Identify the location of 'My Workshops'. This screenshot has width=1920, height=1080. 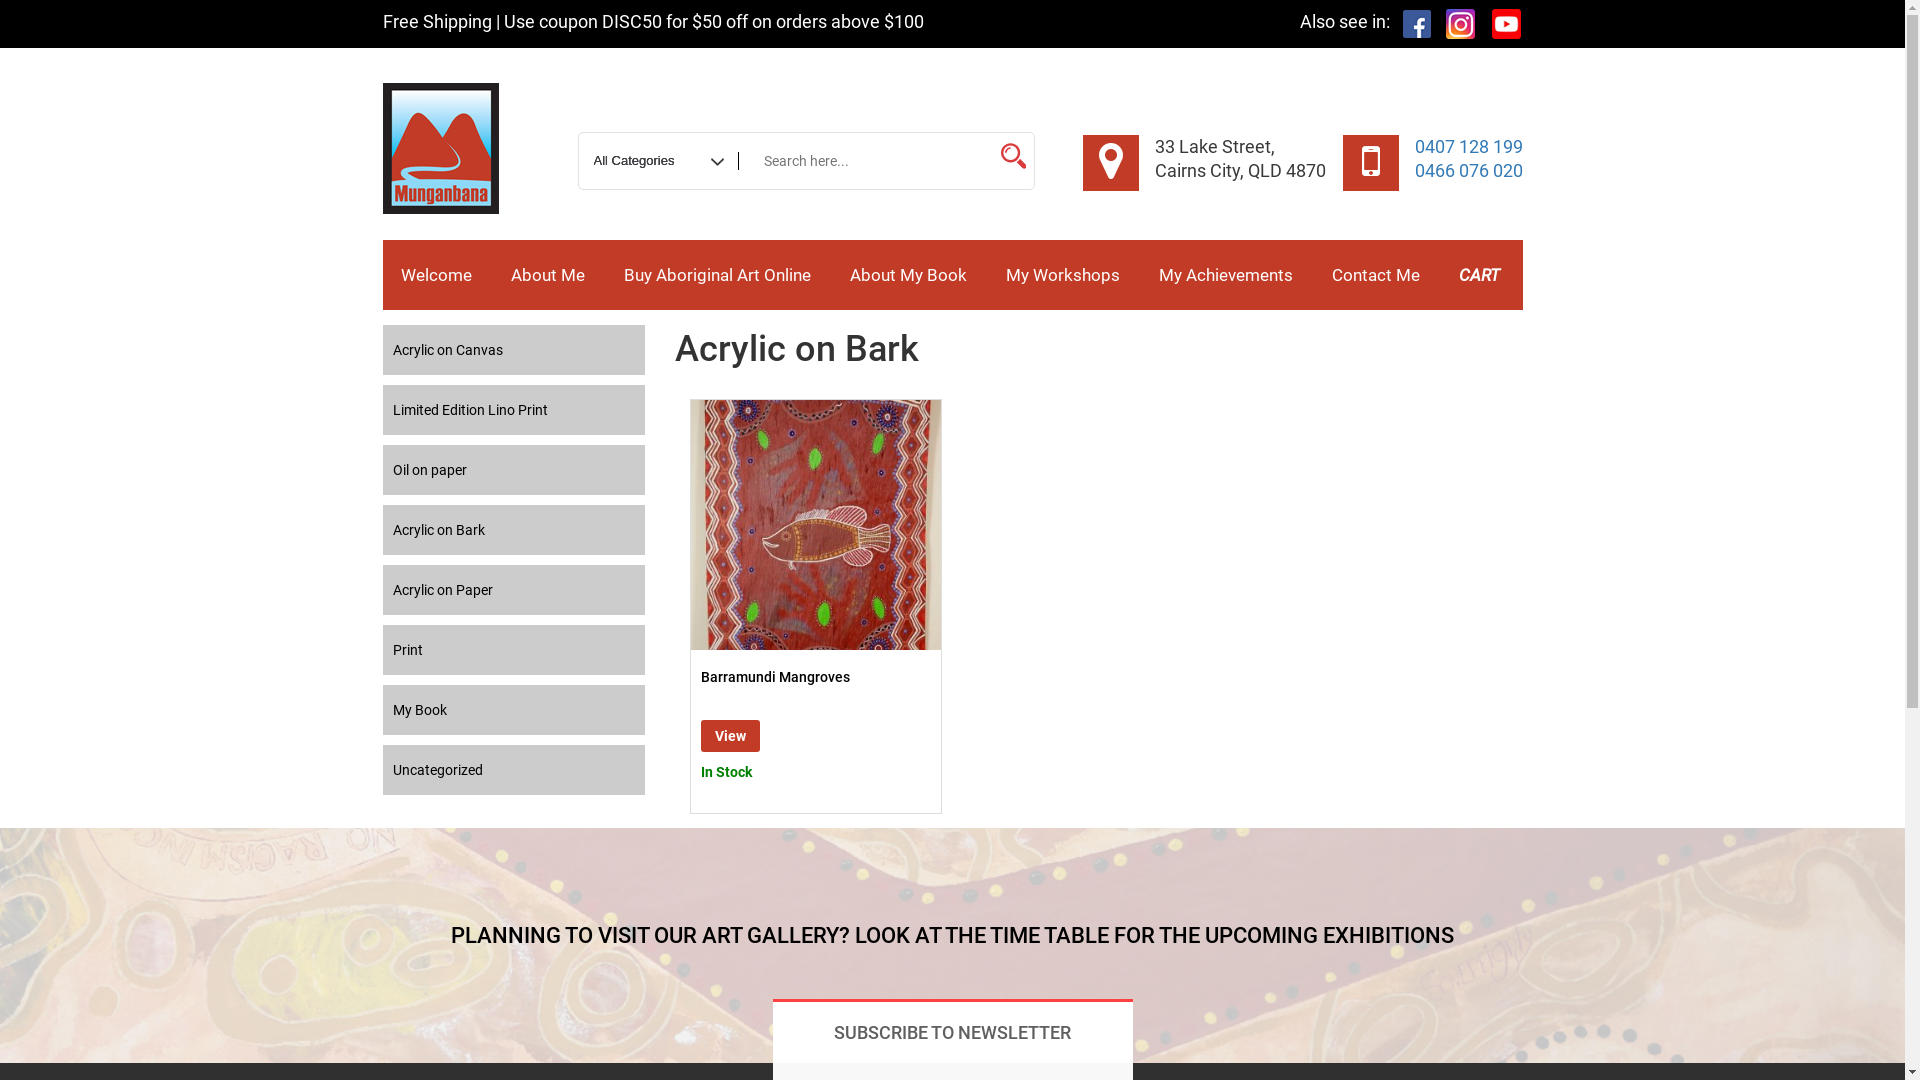
(1061, 274).